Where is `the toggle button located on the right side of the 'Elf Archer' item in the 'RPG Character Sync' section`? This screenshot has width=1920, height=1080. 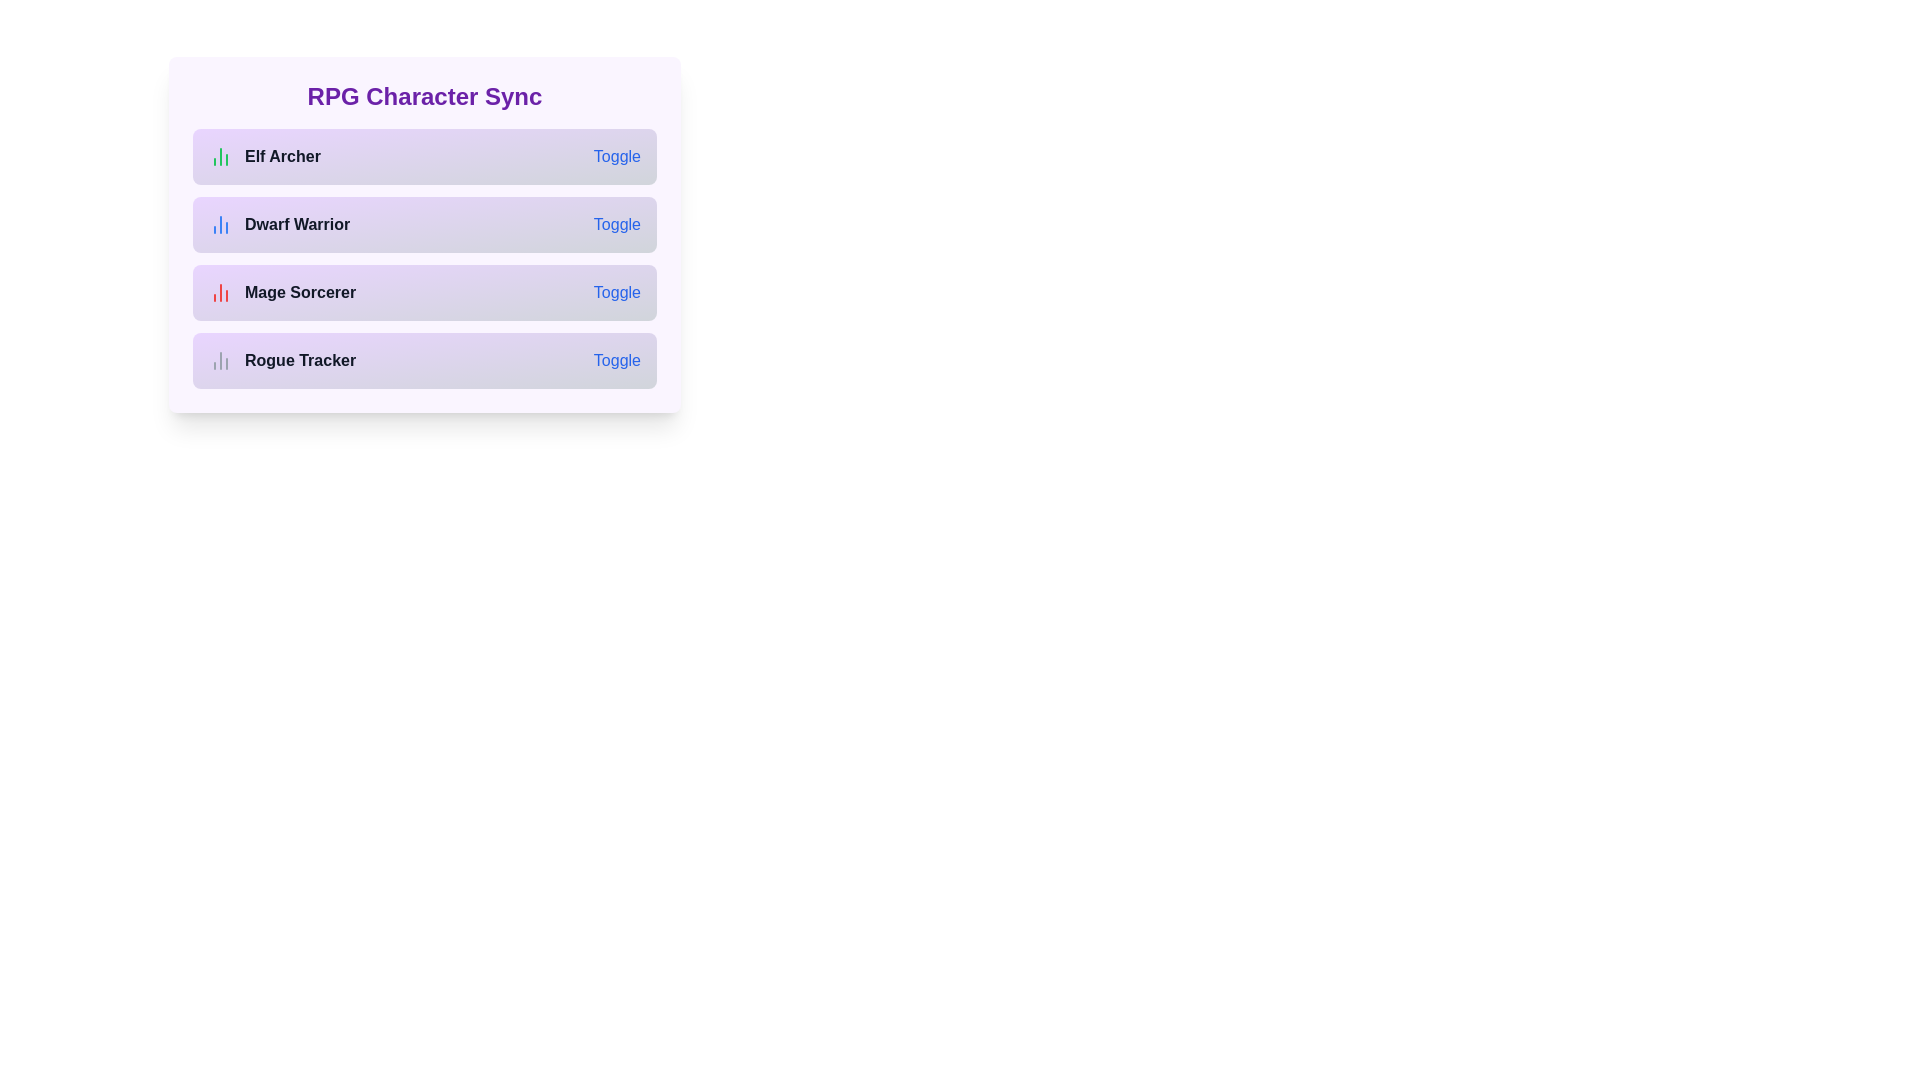 the toggle button located on the right side of the 'Elf Archer' item in the 'RPG Character Sync' section is located at coordinates (616, 156).